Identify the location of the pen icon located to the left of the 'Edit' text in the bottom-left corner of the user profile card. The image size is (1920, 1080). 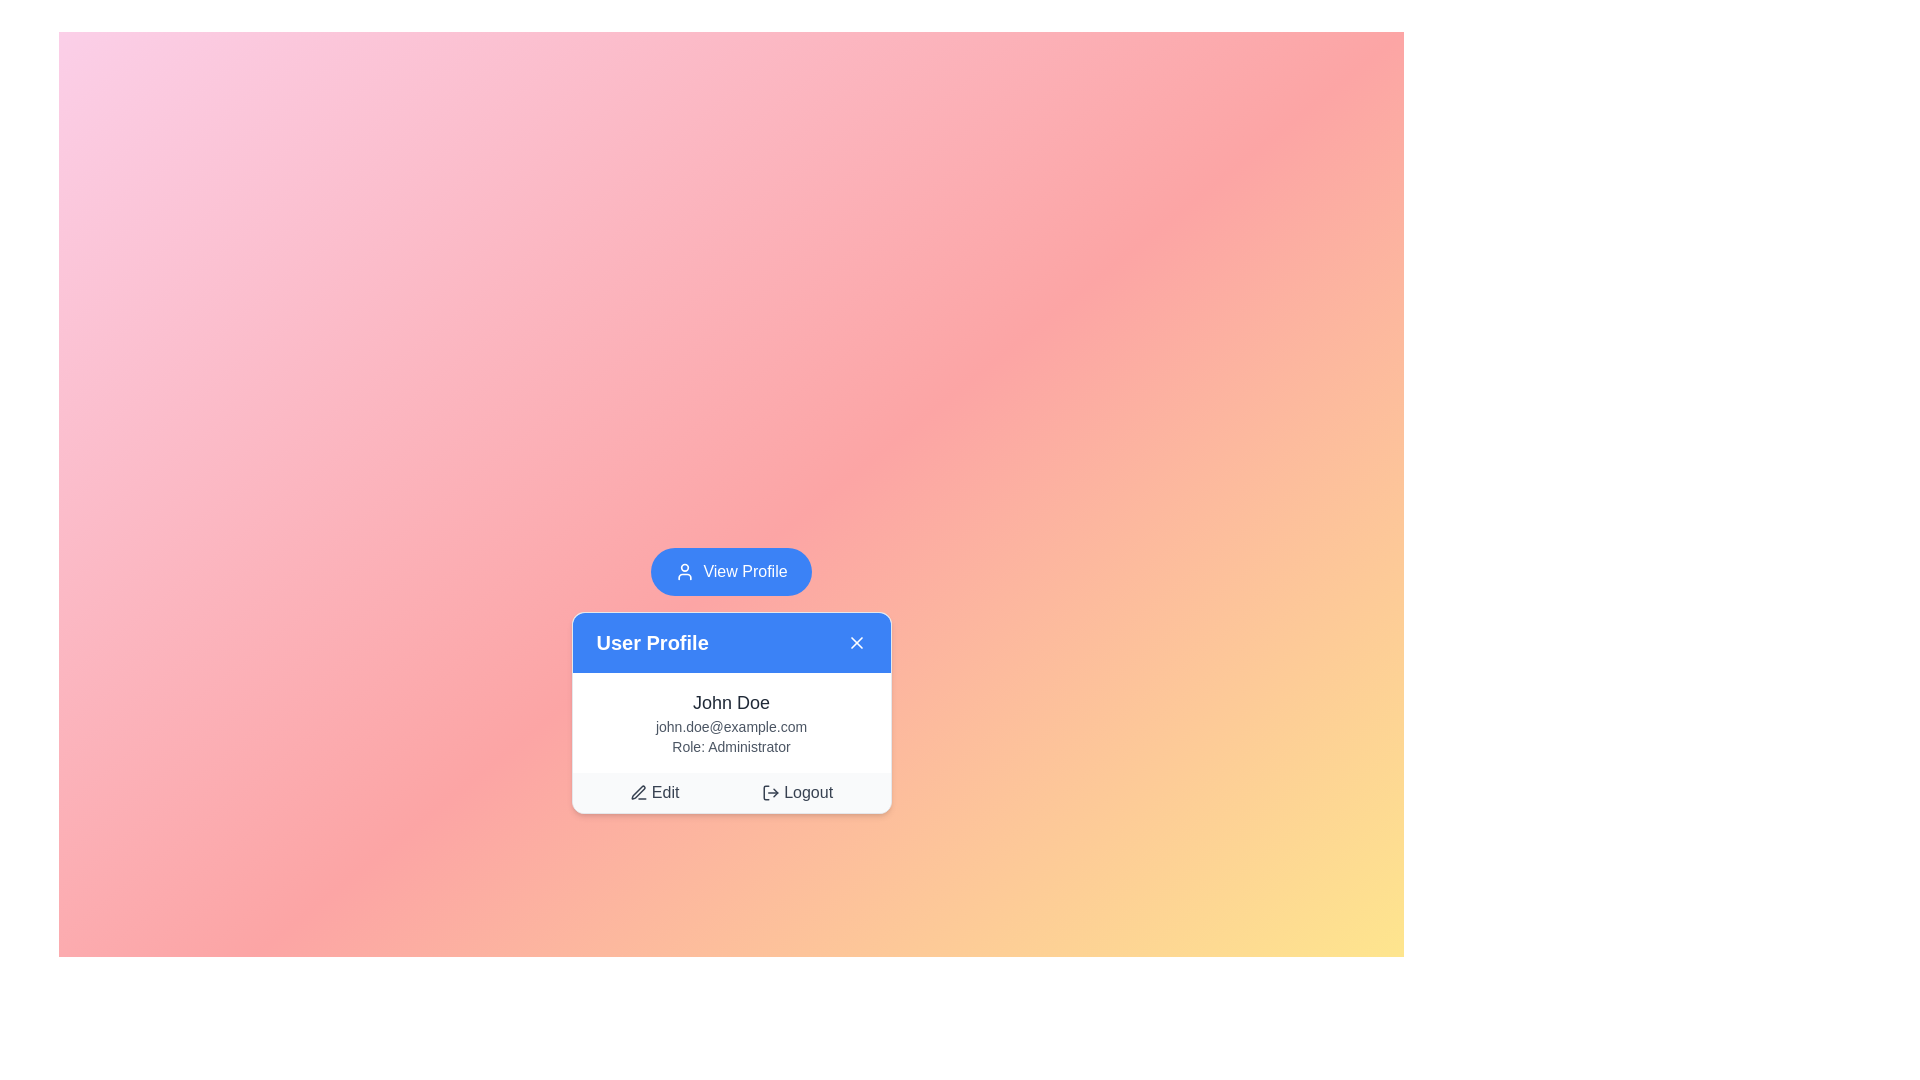
(637, 792).